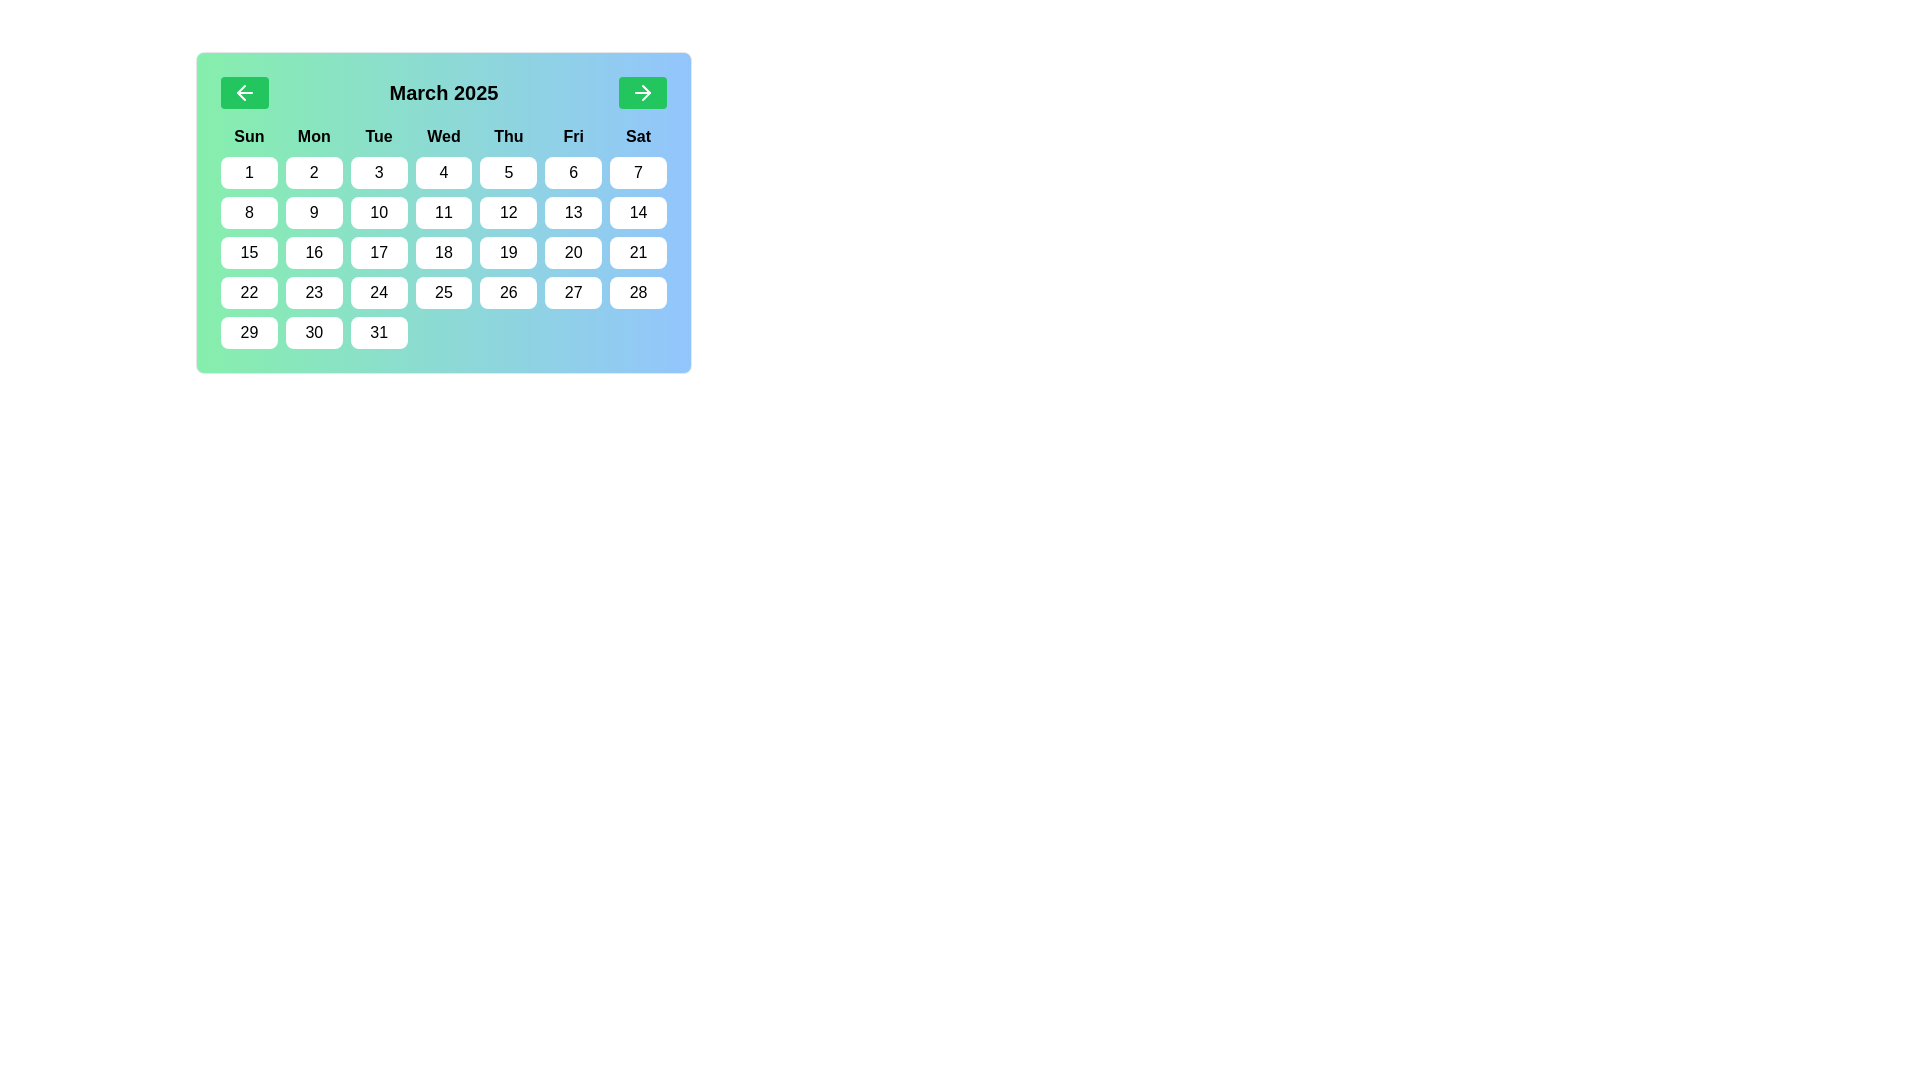 This screenshot has height=1080, width=1920. Describe the element at coordinates (508, 293) in the screenshot. I see `the button labeled '26' in the fifth row and fifth column of the calendar grid` at that location.